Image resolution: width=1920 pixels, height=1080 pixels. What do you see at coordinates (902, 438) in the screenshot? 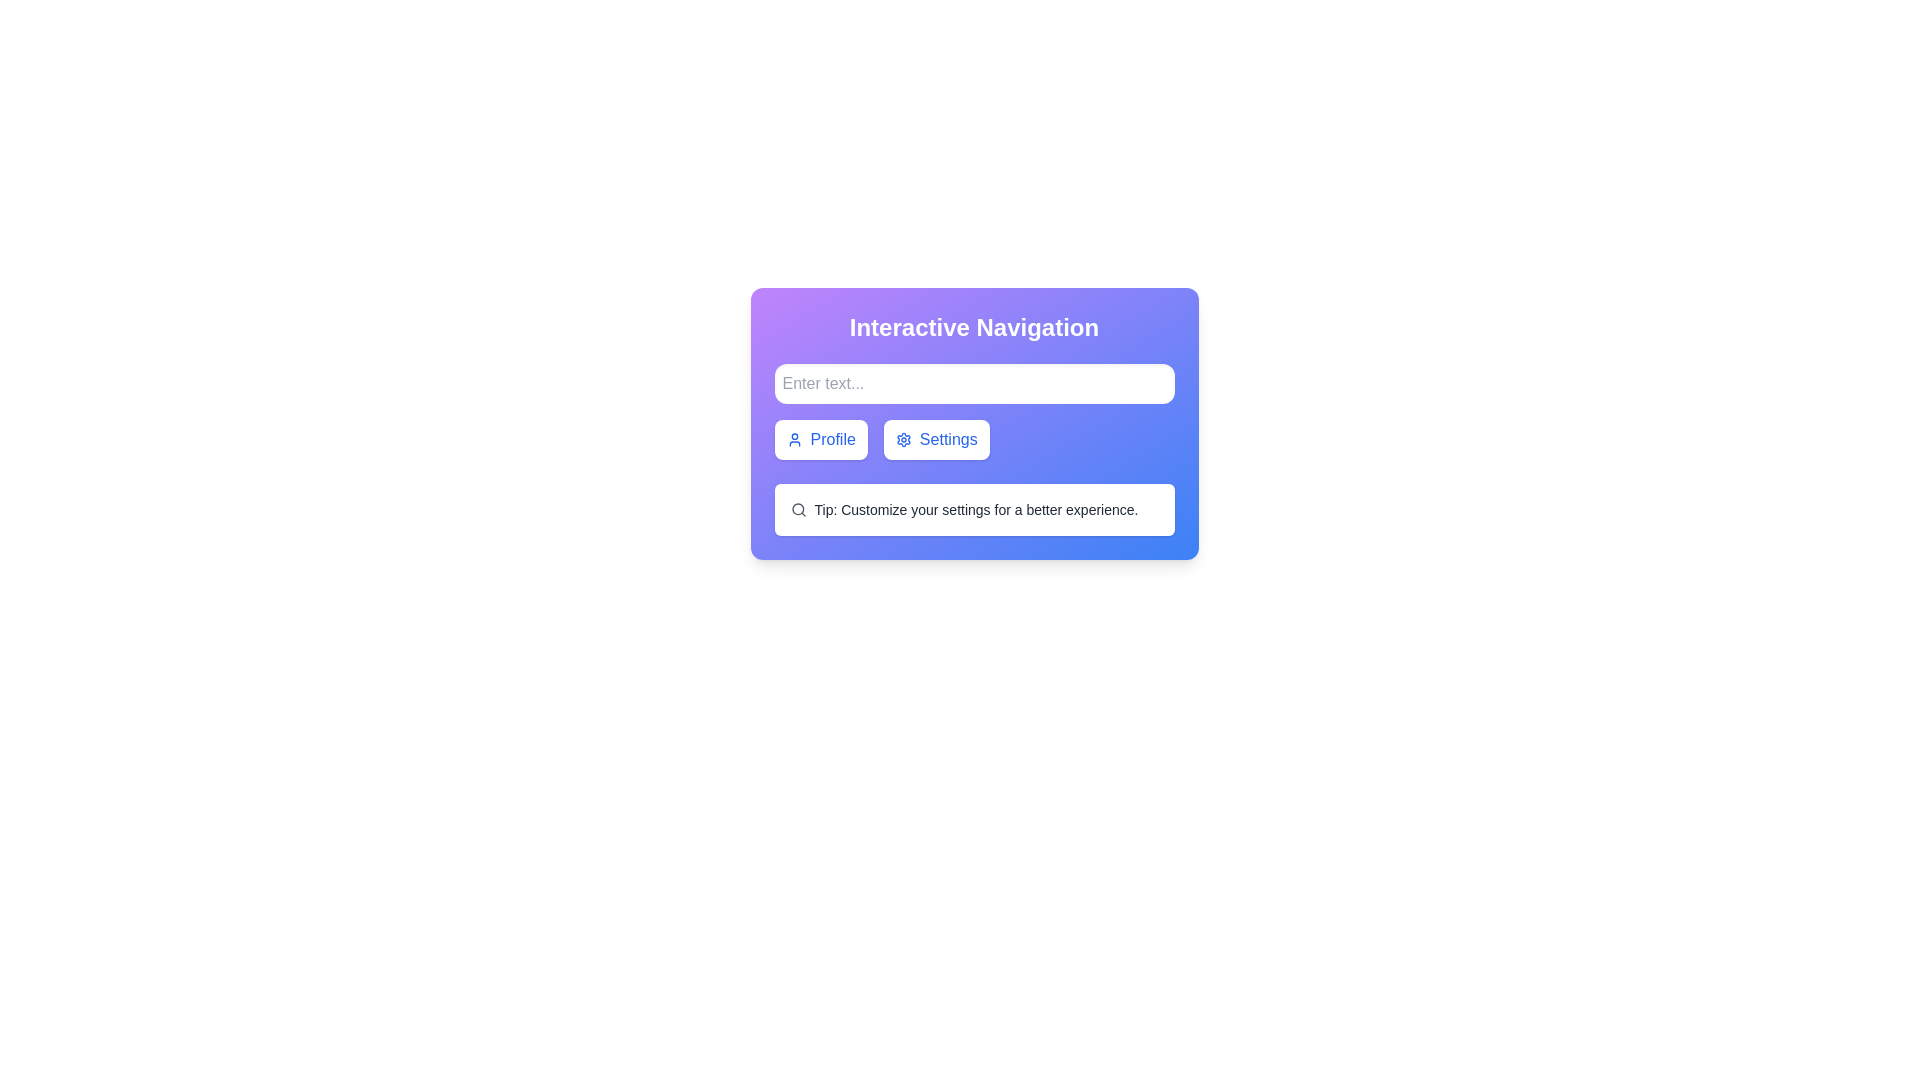
I see `the settings icon, which is the leftmost component of the 'Settings' button, located adjacent to the text label` at bounding box center [902, 438].